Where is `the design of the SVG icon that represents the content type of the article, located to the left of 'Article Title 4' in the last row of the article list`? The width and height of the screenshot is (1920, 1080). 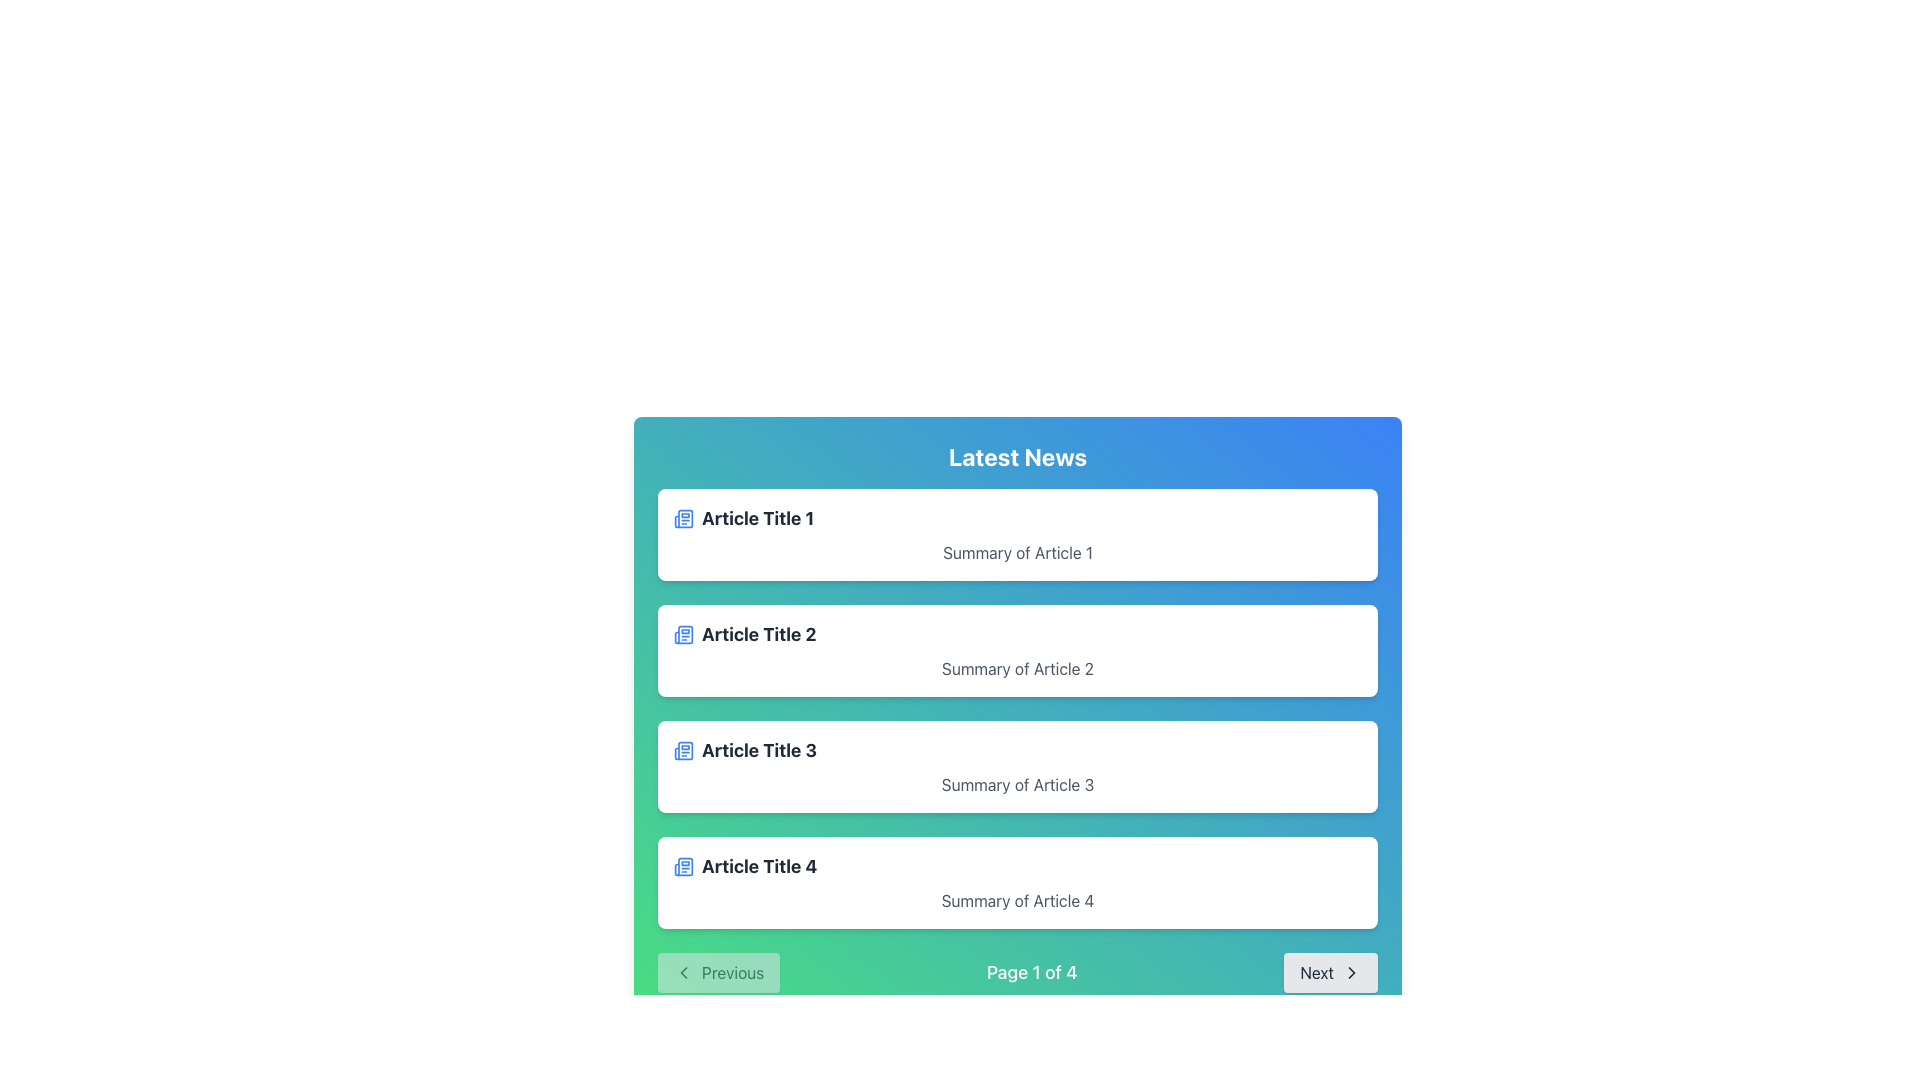 the design of the SVG icon that represents the content type of the article, located to the left of 'Article Title 4' in the last row of the article list is located at coordinates (684, 866).